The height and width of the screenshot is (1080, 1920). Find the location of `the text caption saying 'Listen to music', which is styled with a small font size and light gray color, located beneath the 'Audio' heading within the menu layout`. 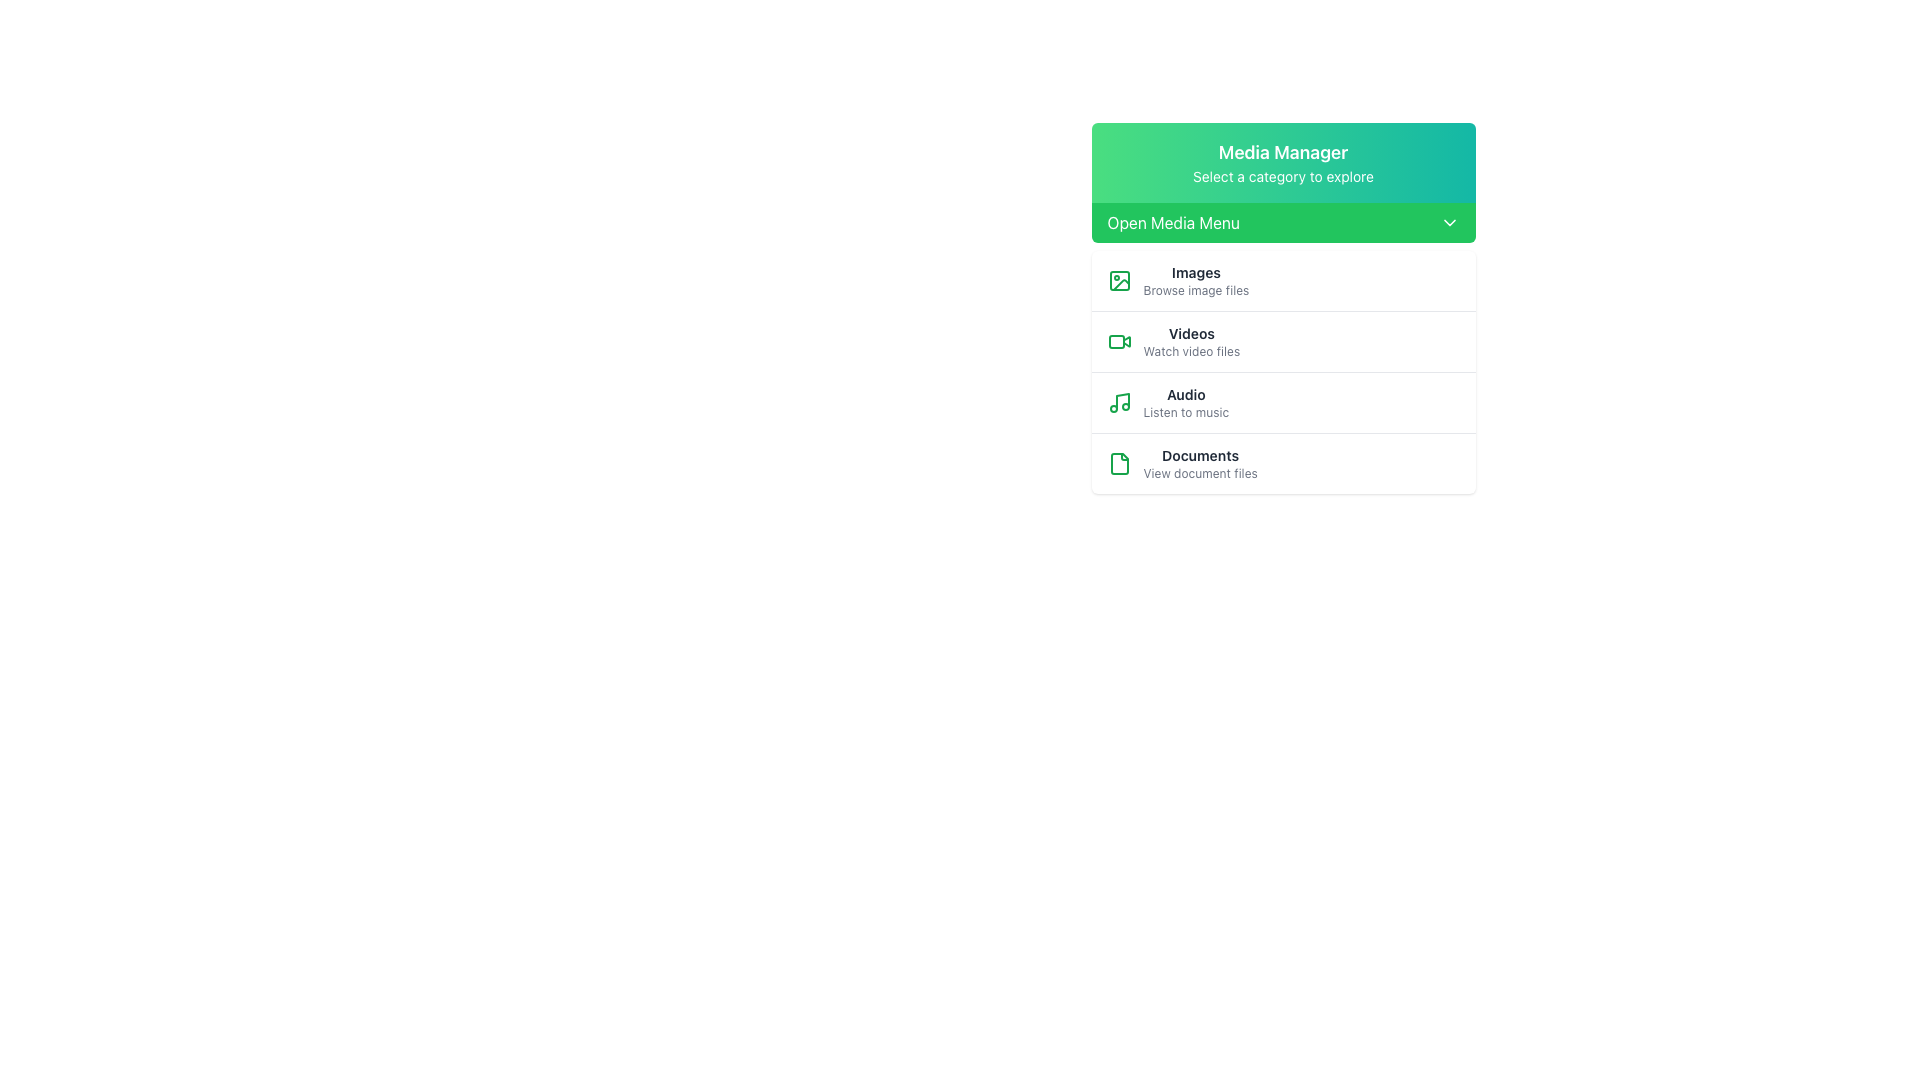

the text caption saying 'Listen to music', which is styled with a small font size and light gray color, located beneath the 'Audio' heading within the menu layout is located at coordinates (1186, 411).